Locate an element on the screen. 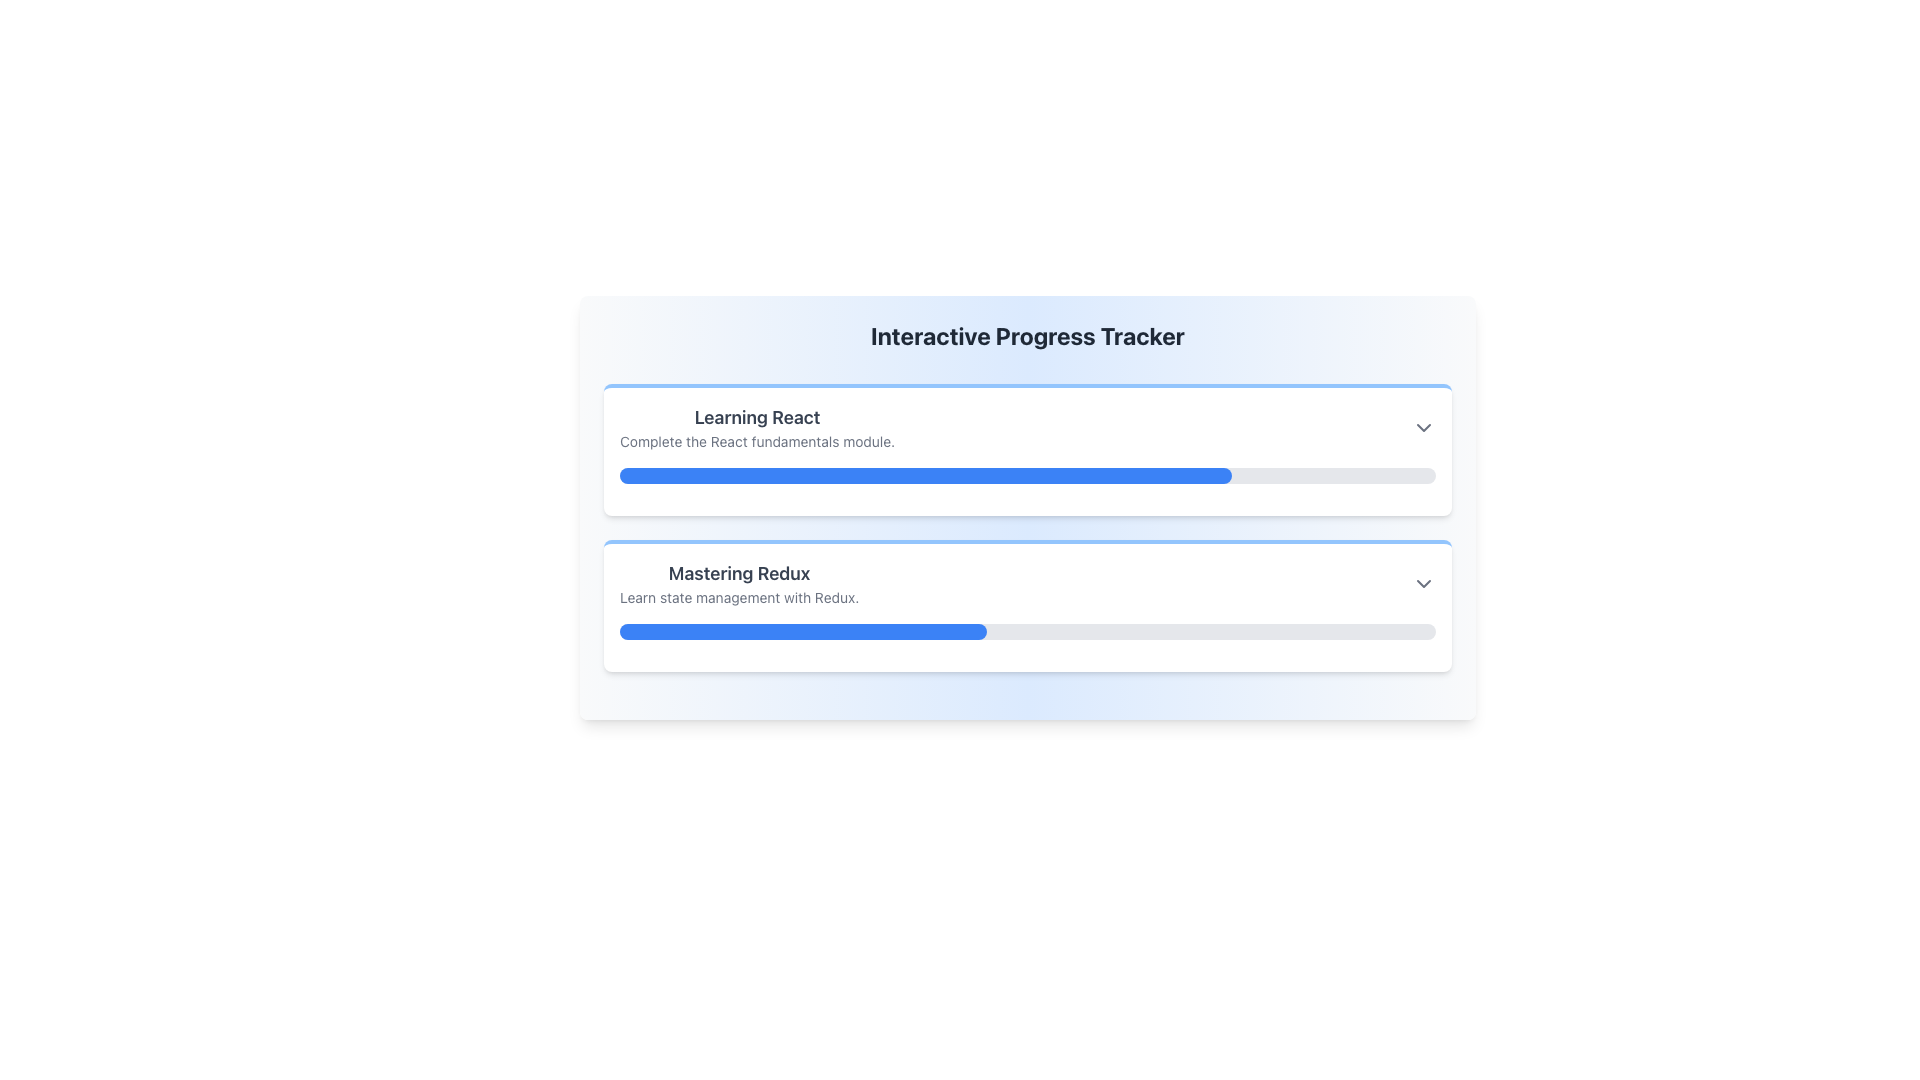 Image resolution: width=1920 pixels, height=1080 pixels. text label that says 'Mastering Redux', which is displayed in bold and dark gray, located below the 'Interactive Progress Tracker' section is located at coordinates (738, 574).